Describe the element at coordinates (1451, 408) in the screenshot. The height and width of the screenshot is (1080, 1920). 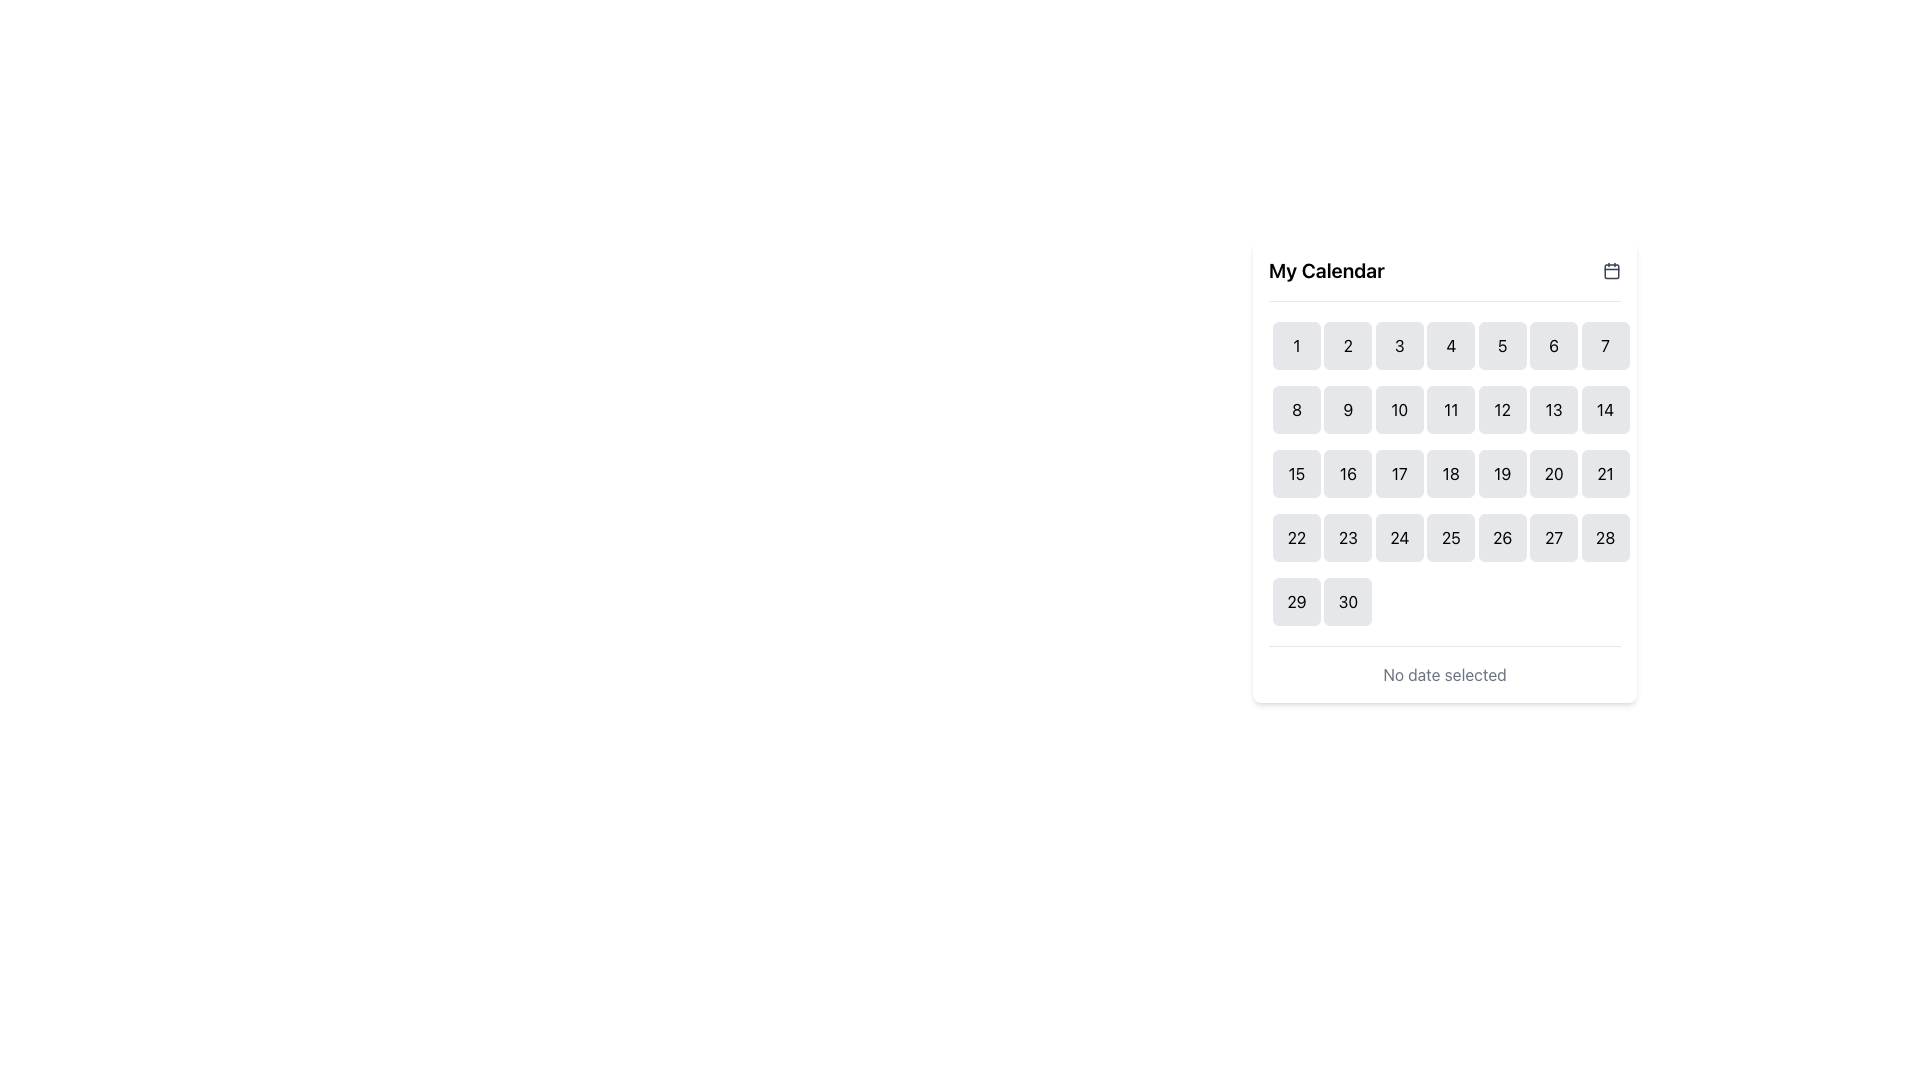
I see `the button displaying the number '11' in the calendar component located in the upper-right section of the view` at that location.